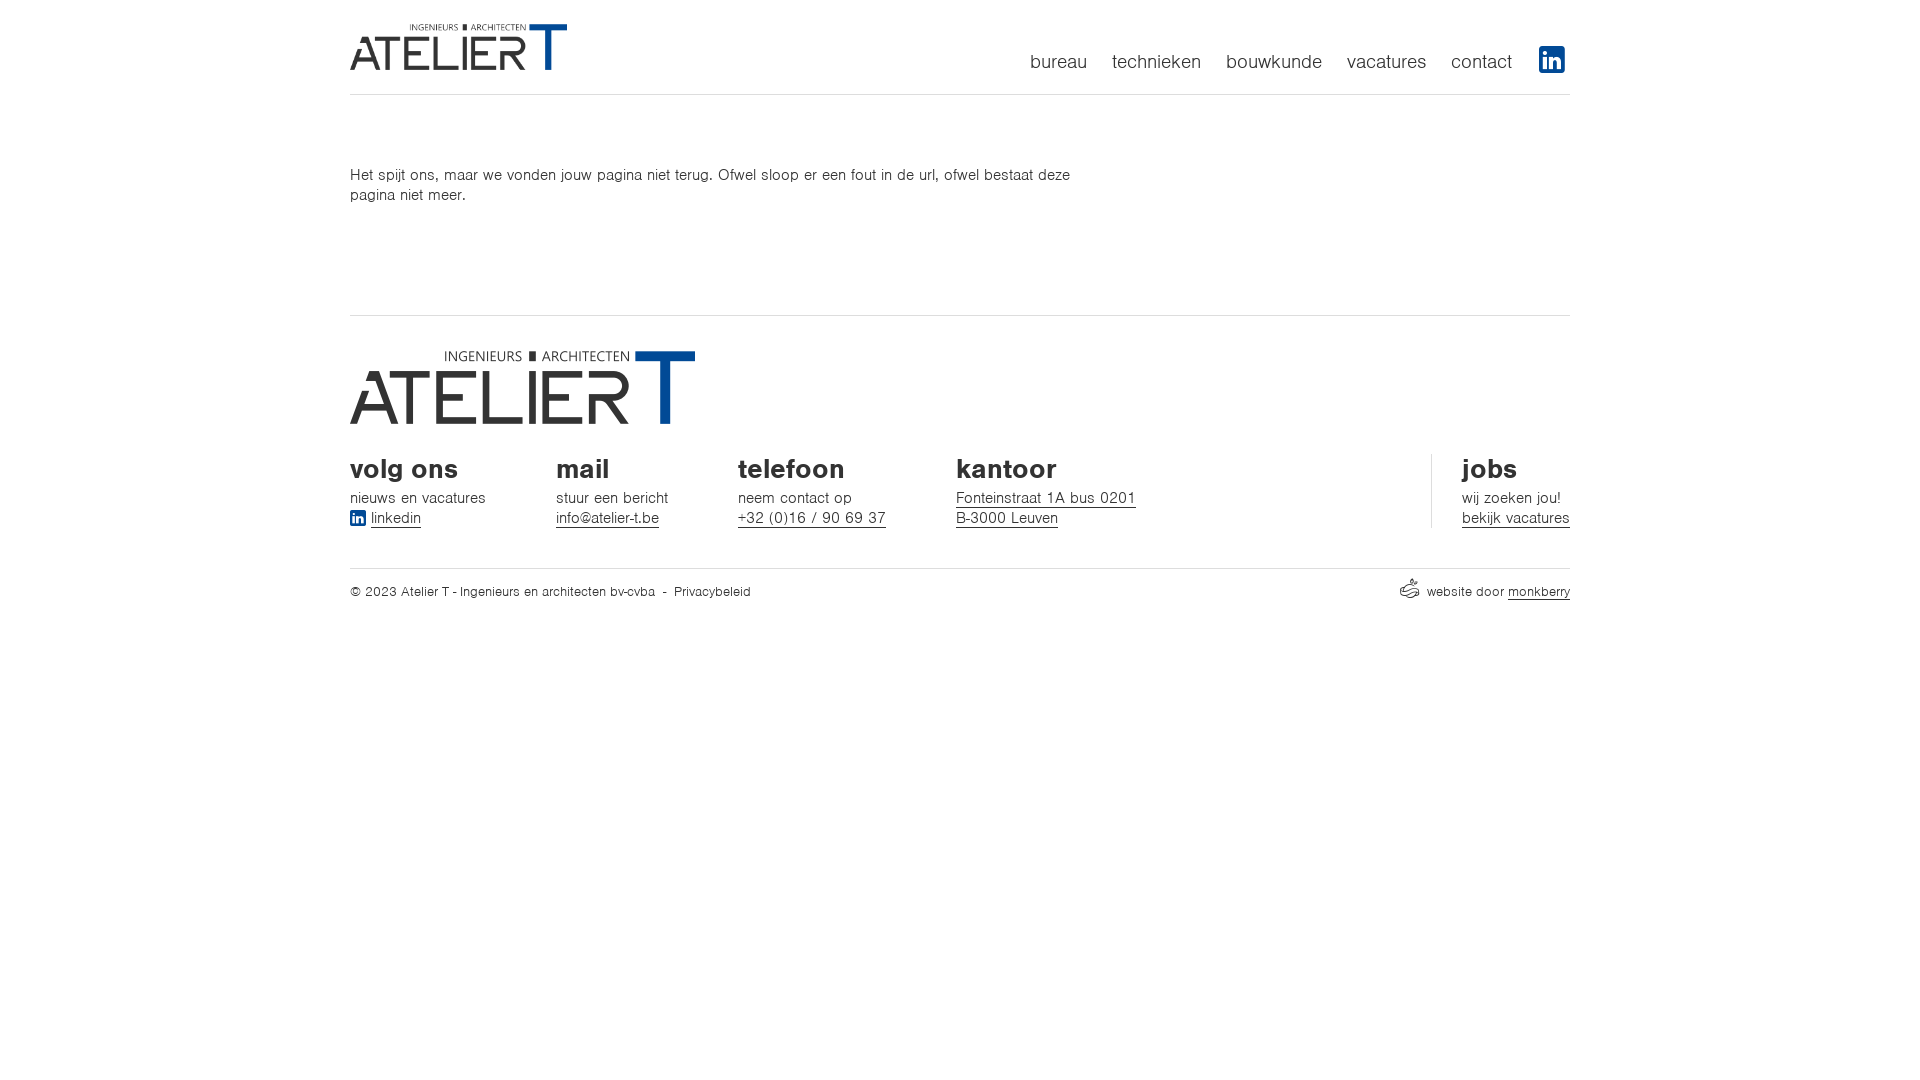 This screenshot has width=1920, height=1080. Describe the element at coordinates (1462, 516) in the screenshot. I see `'bekijk vacatures'` at that location.